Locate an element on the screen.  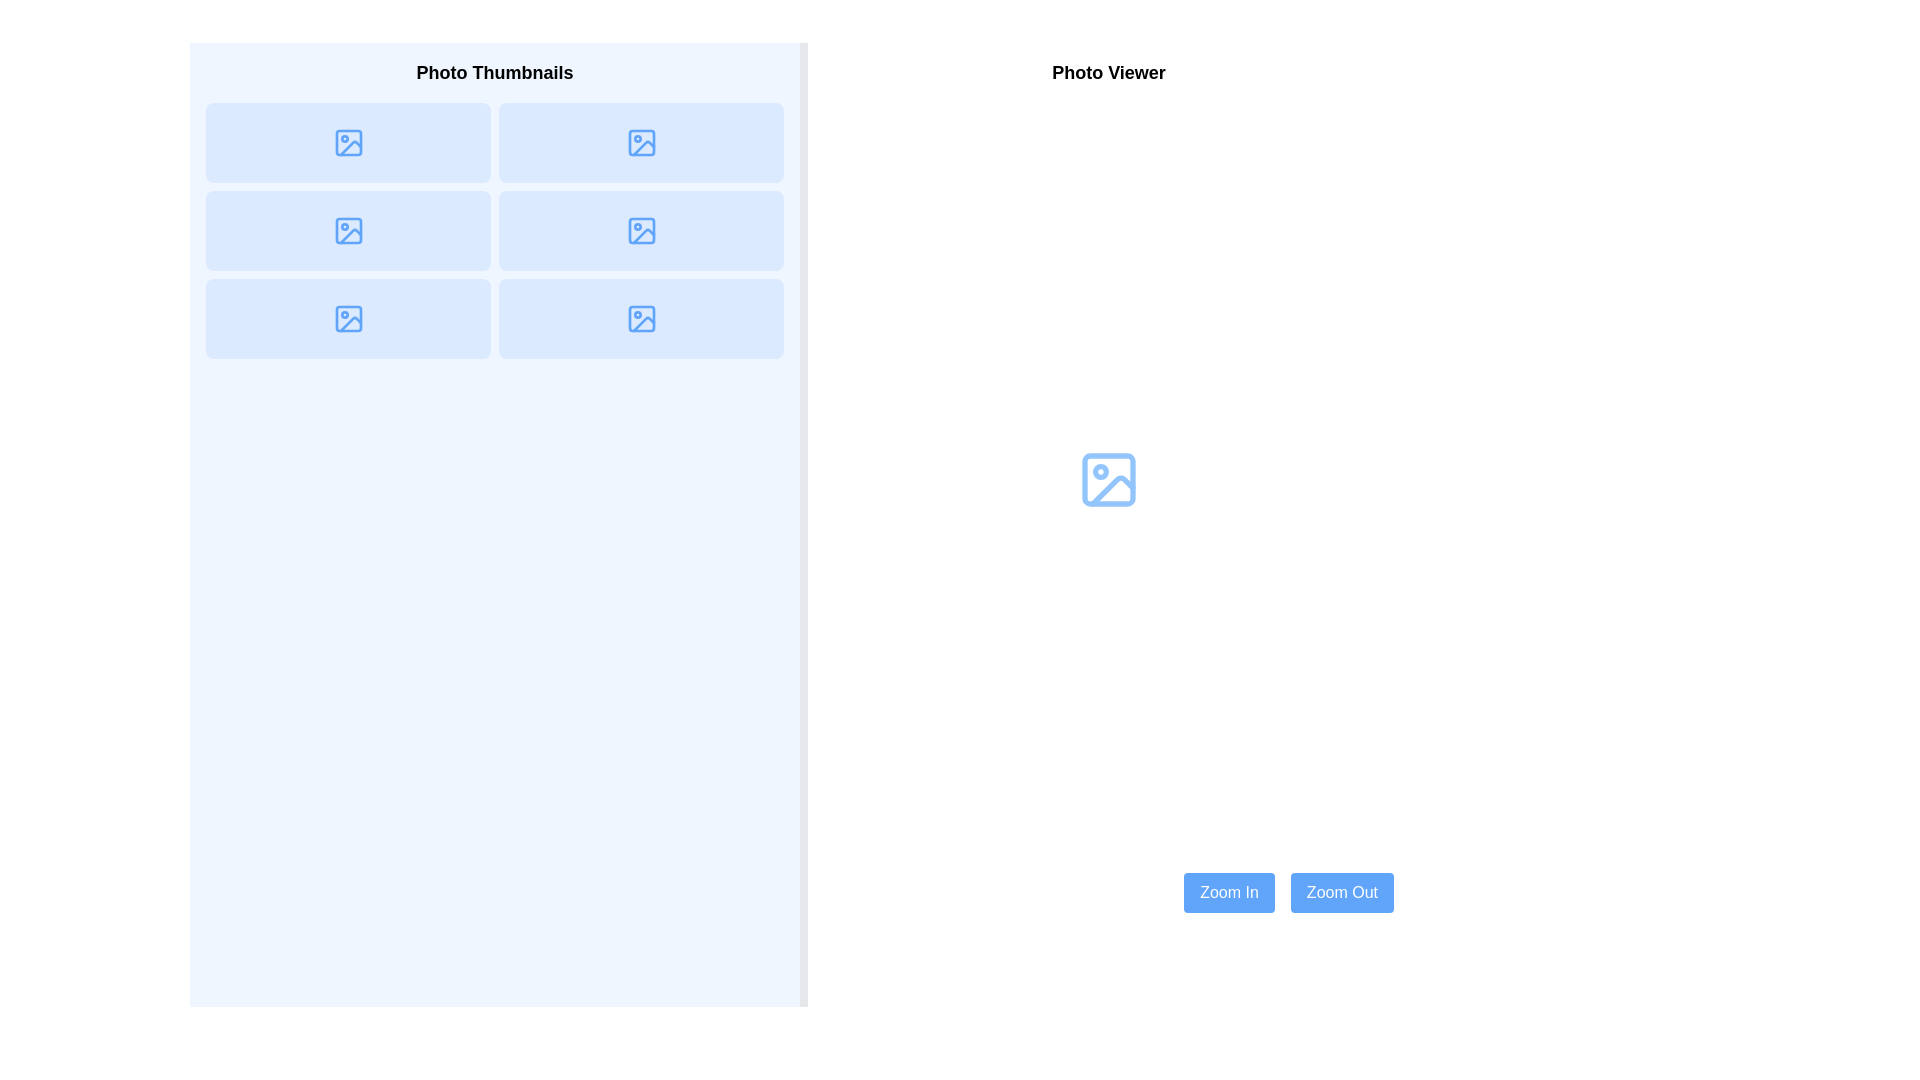
the photo thumbnail icon located in the bottom row, first column of the 'Photo Thumbnails' grid is located at coordinates (348, 318).